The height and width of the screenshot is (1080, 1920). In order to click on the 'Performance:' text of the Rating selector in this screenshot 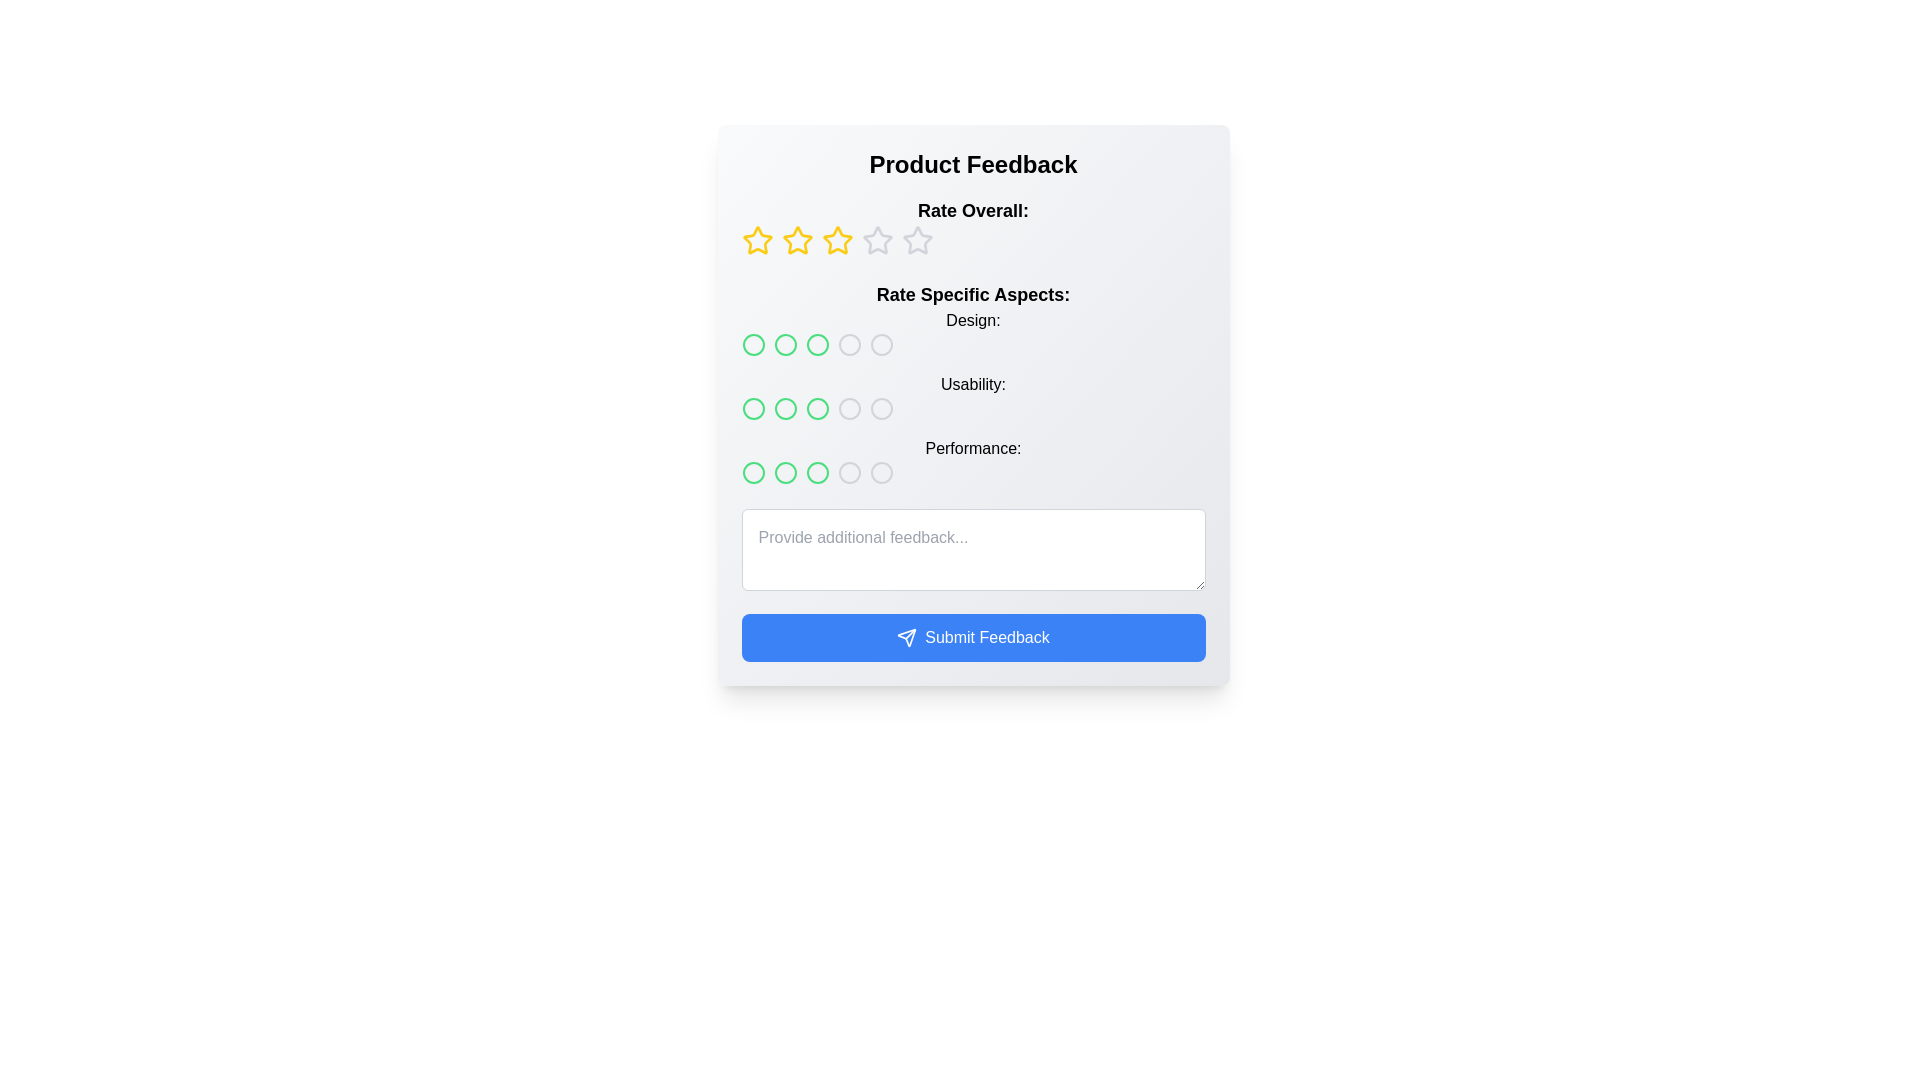, I will do `click(973, 461)`.